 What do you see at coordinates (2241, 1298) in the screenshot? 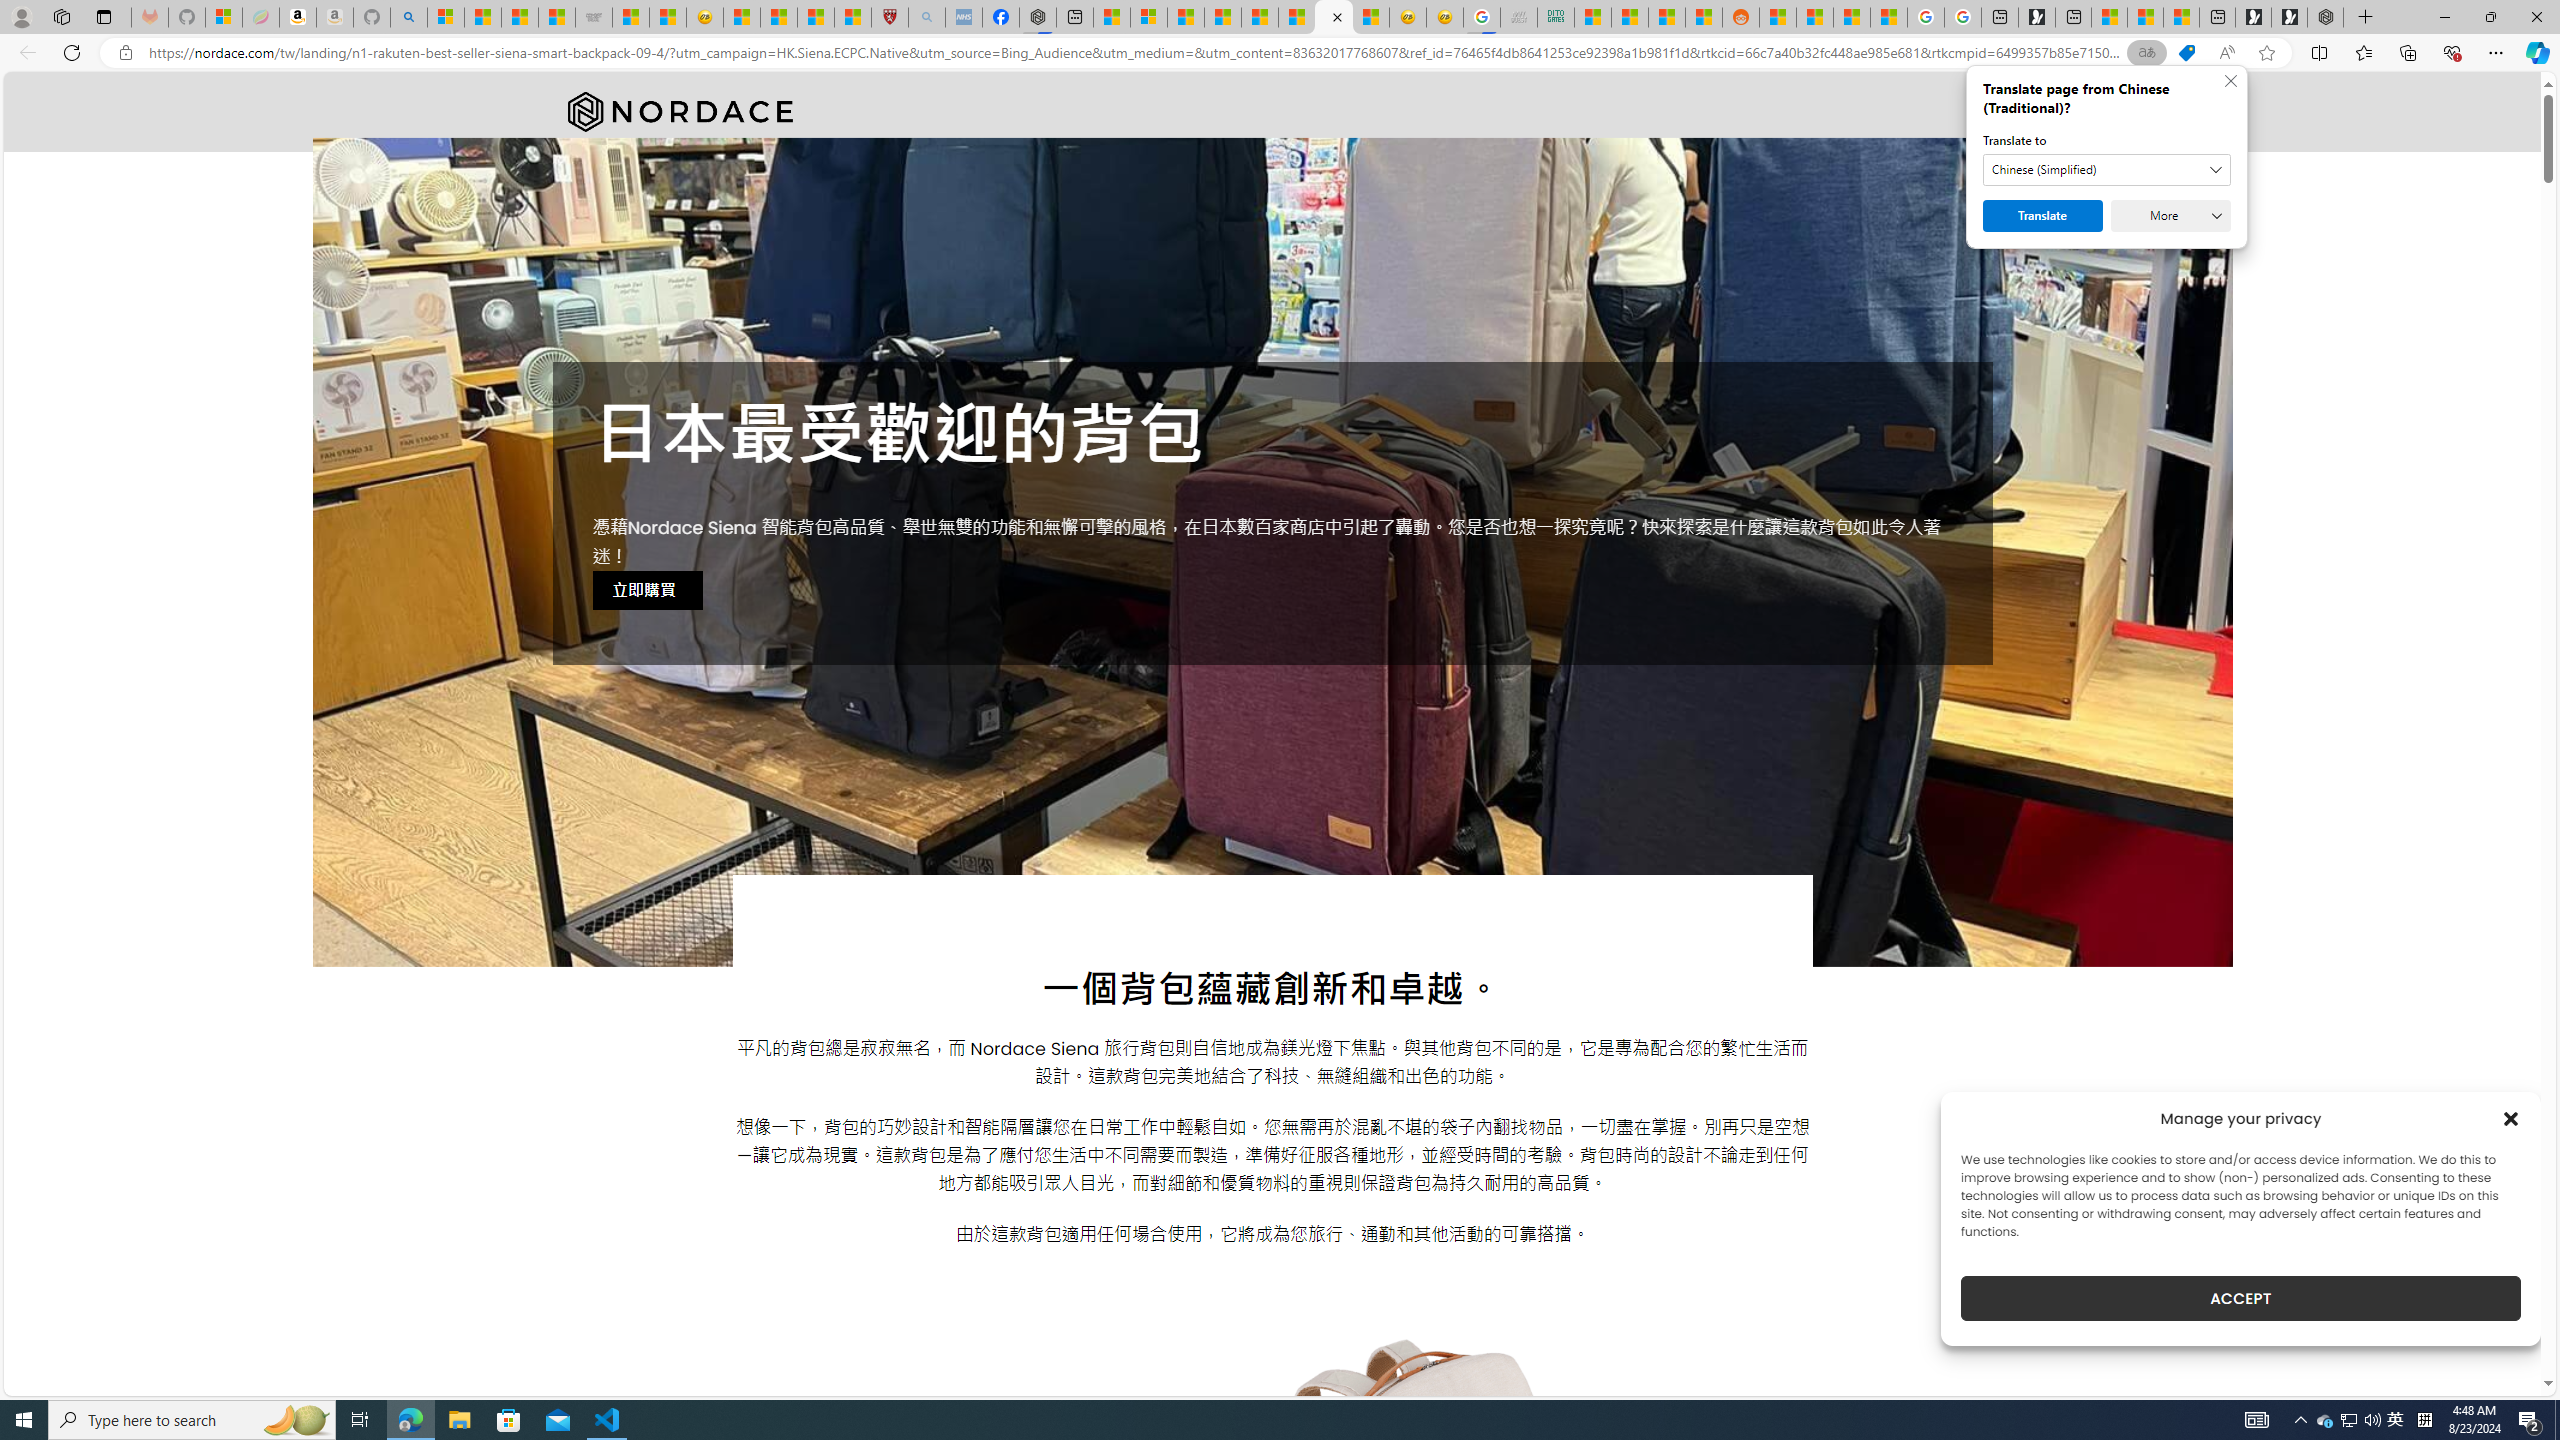
I see `'ACCEPT'` at bounding box center [2241, 1298].